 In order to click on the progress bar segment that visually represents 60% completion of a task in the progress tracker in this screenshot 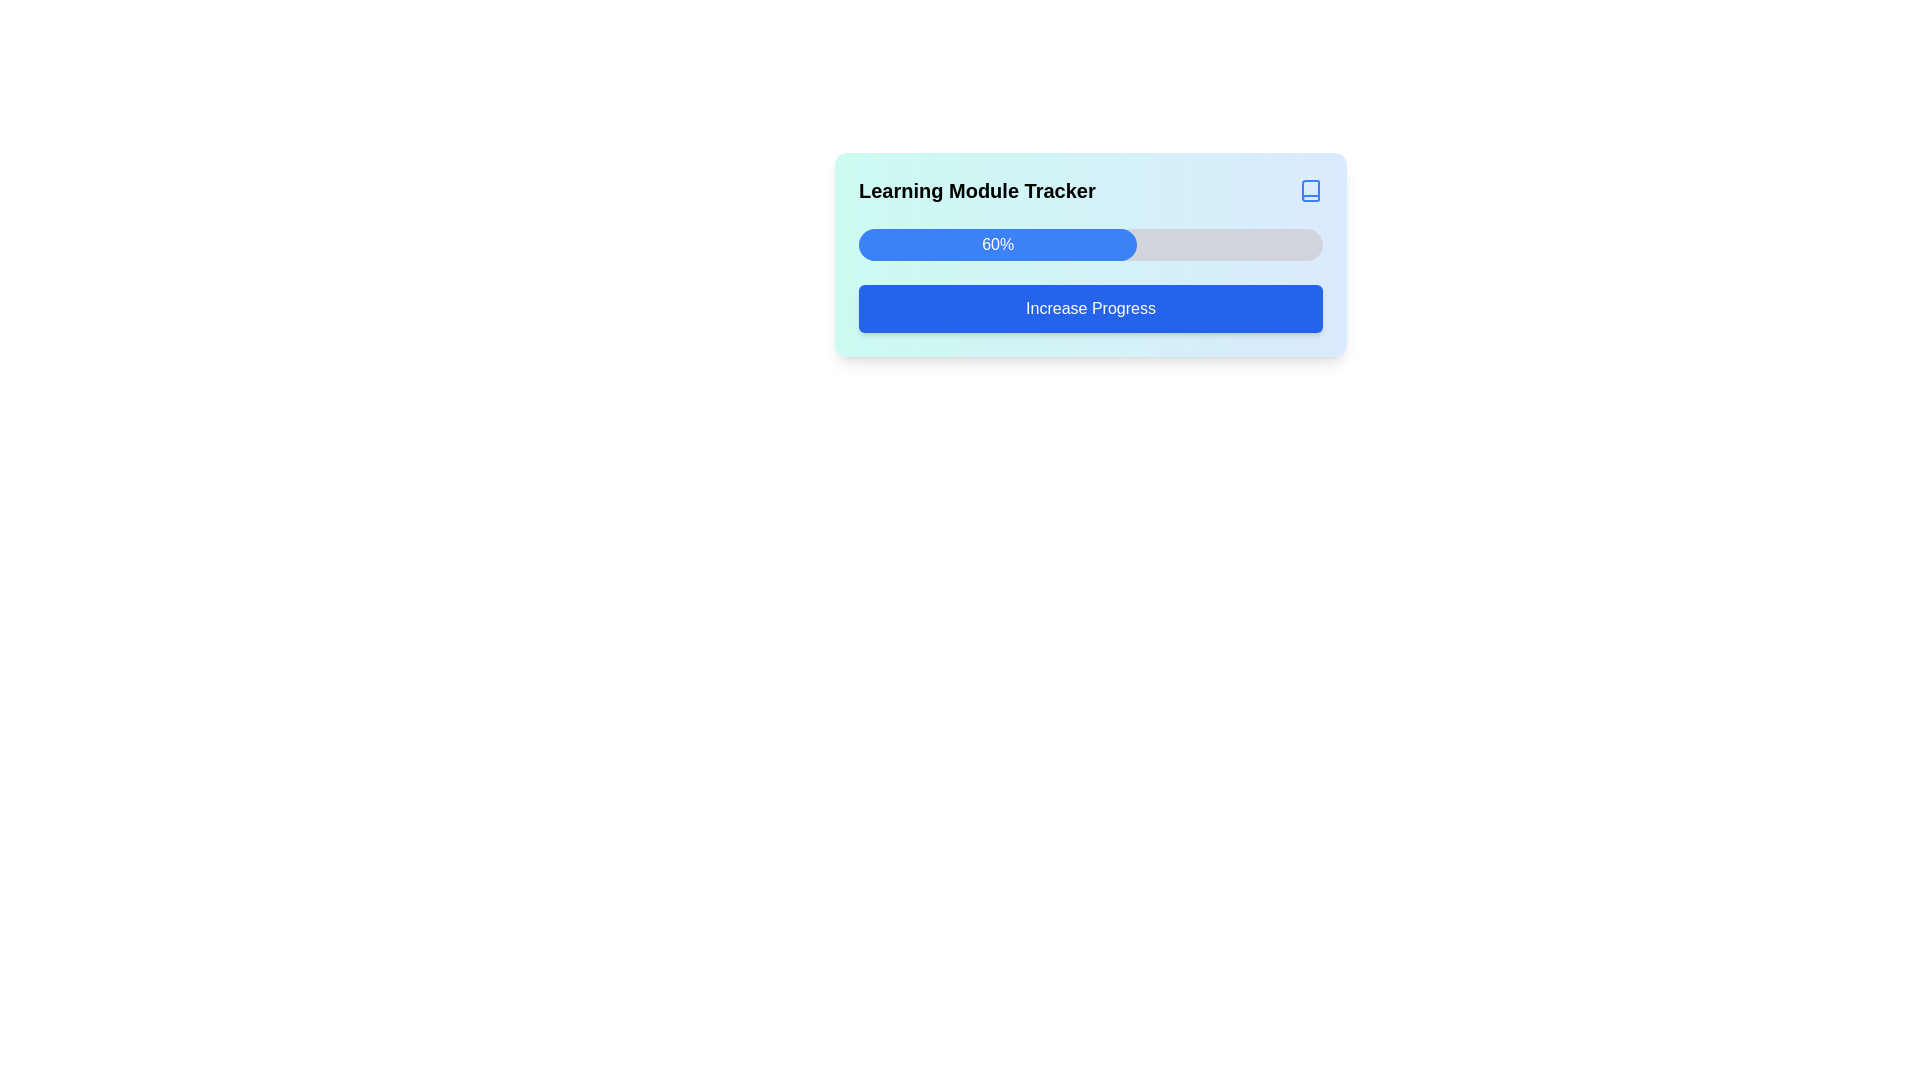, I will do `click(998, 244)`.